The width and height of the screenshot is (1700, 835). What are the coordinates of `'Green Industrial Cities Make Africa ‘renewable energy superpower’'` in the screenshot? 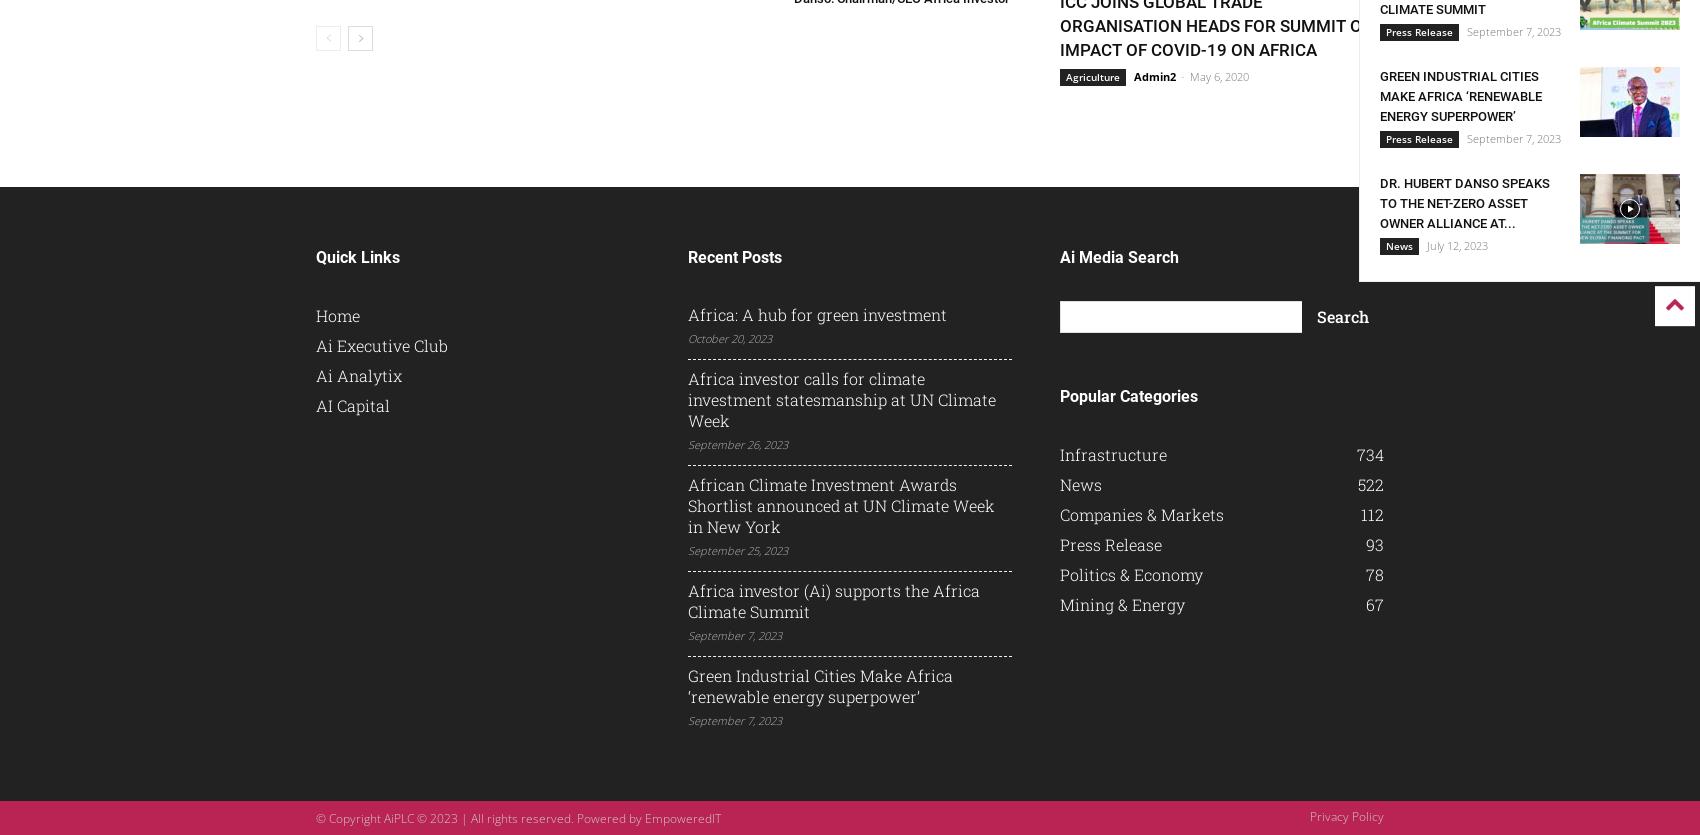 It's located at (687, 686).